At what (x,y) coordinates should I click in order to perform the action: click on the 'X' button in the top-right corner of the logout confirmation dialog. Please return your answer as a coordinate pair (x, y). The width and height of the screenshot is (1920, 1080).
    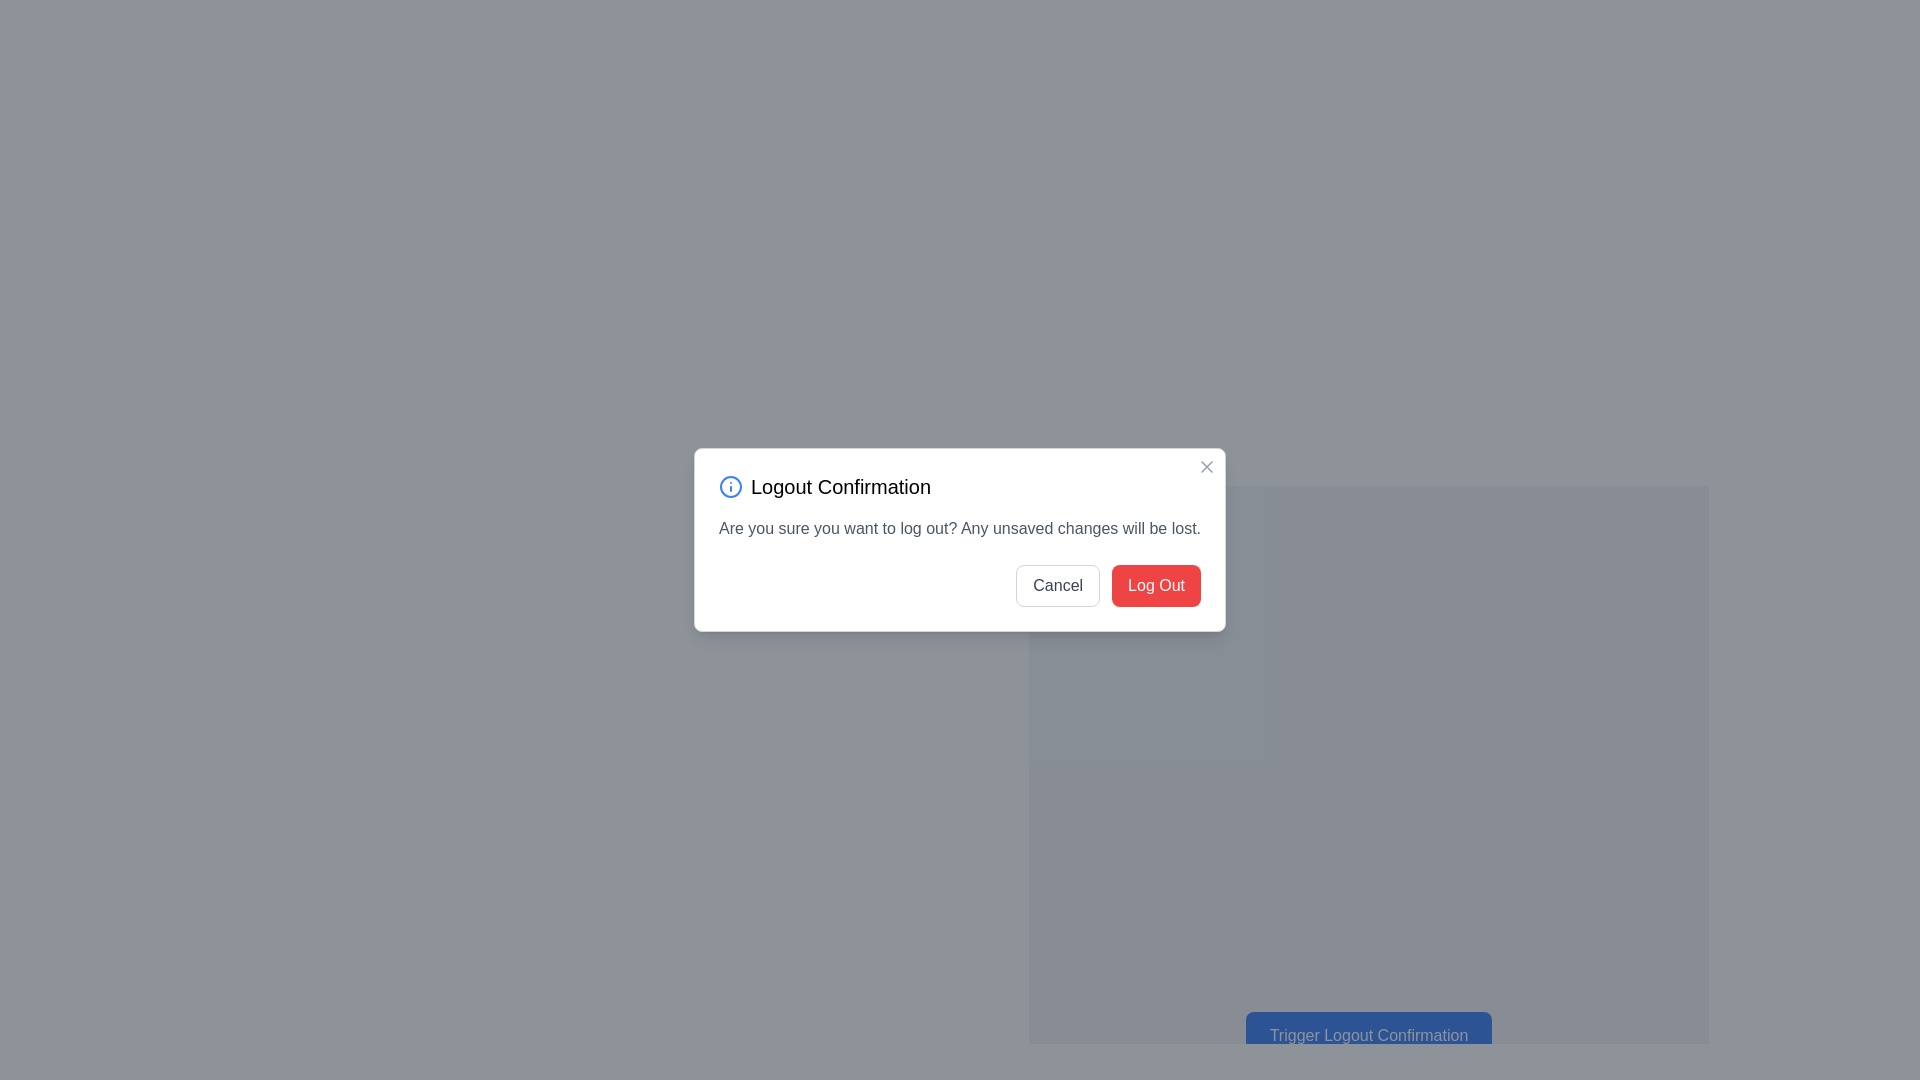
    Looking at the image, I should click on (1206, 466).